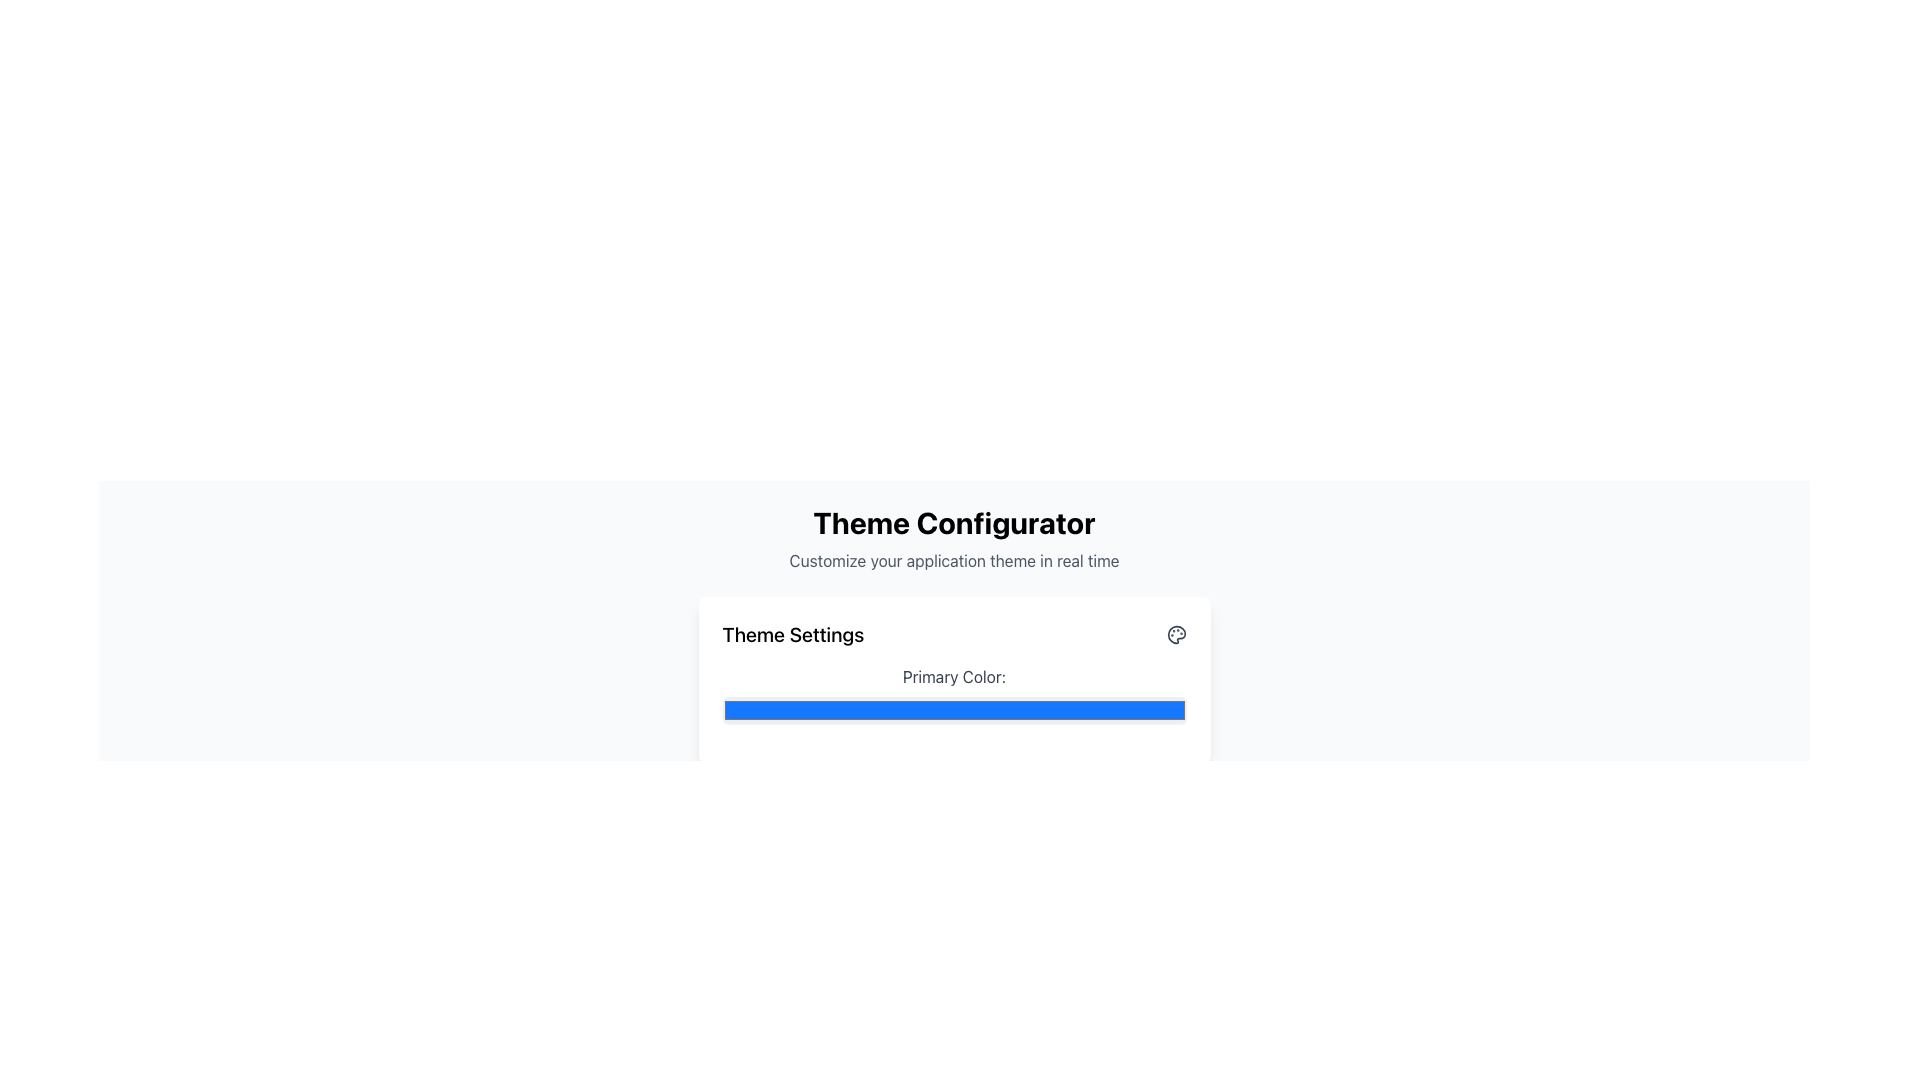  Describe the element at coordinates (1176, 635) in the screenshot. I see `the painter's palette icon in the 'Theme Settings' section` at that location.